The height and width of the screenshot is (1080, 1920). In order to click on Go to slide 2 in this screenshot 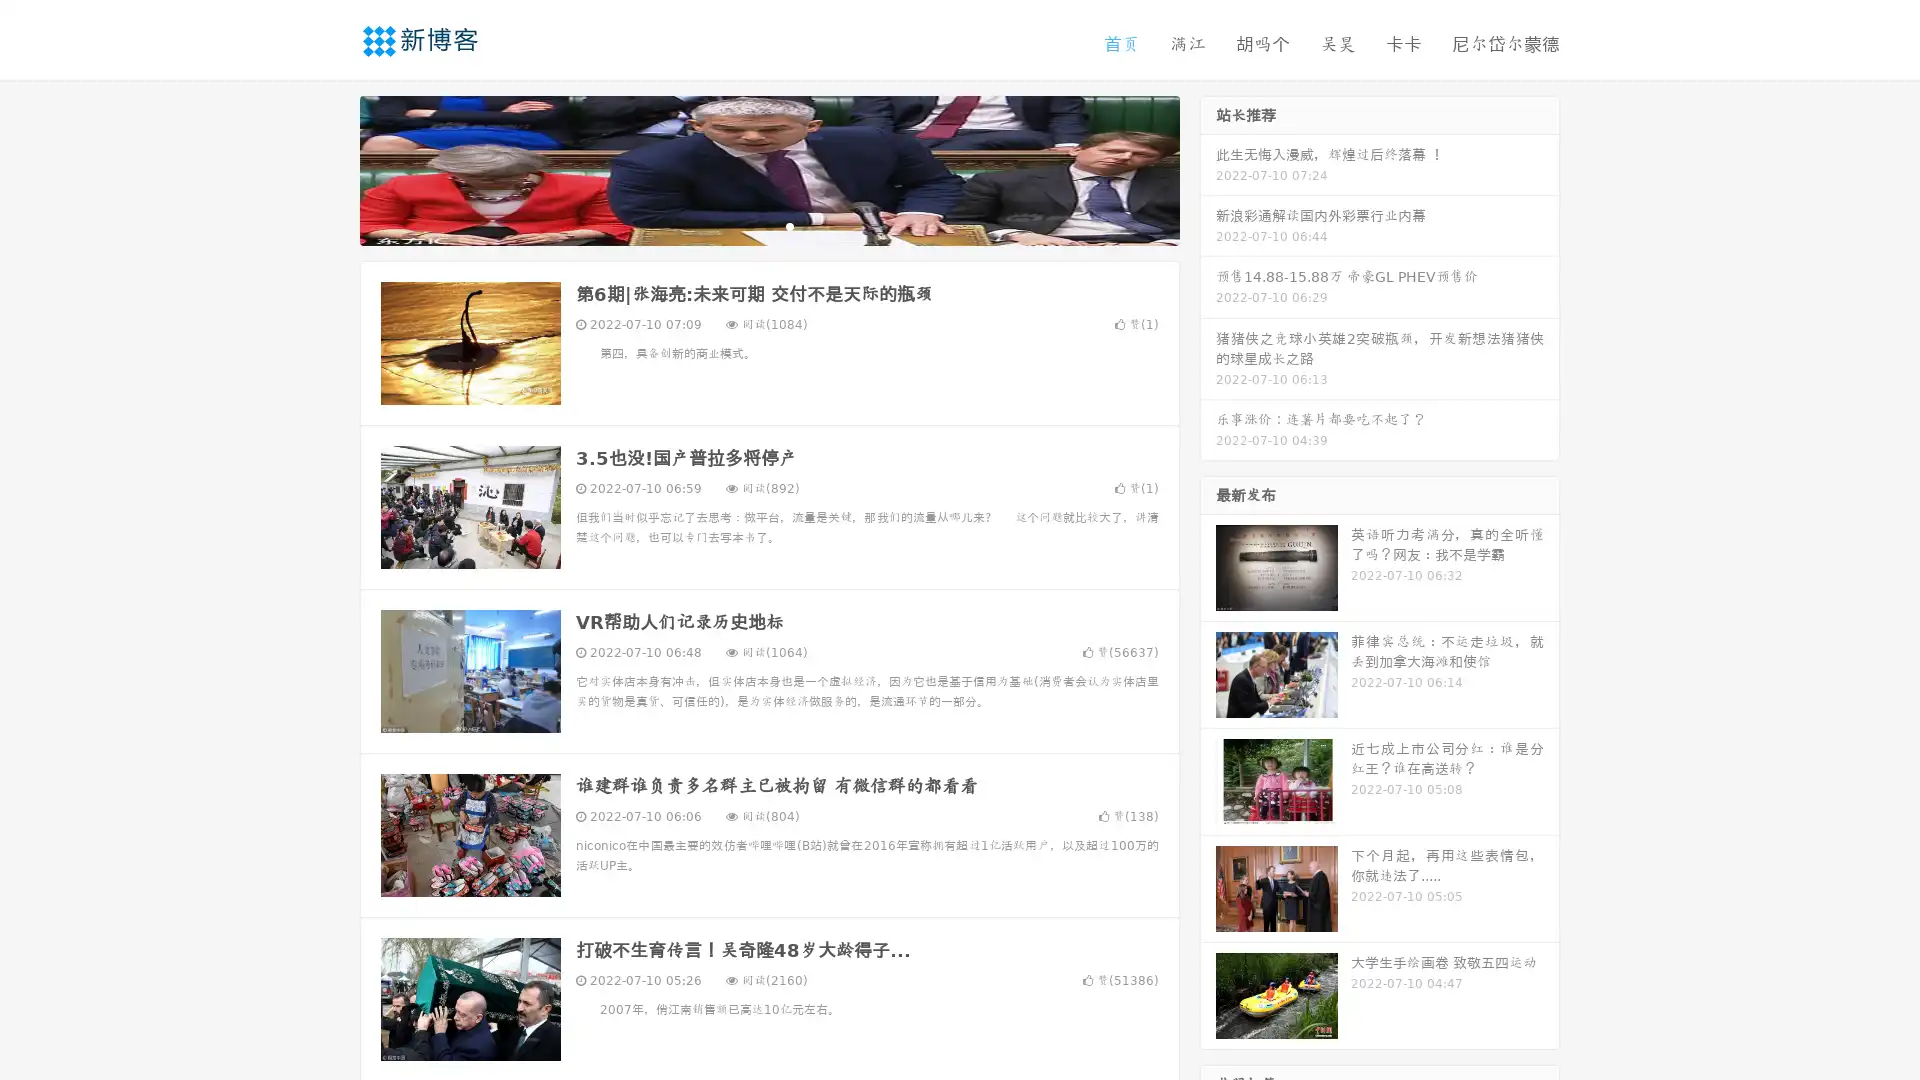, I will do `click(768, 225)`.